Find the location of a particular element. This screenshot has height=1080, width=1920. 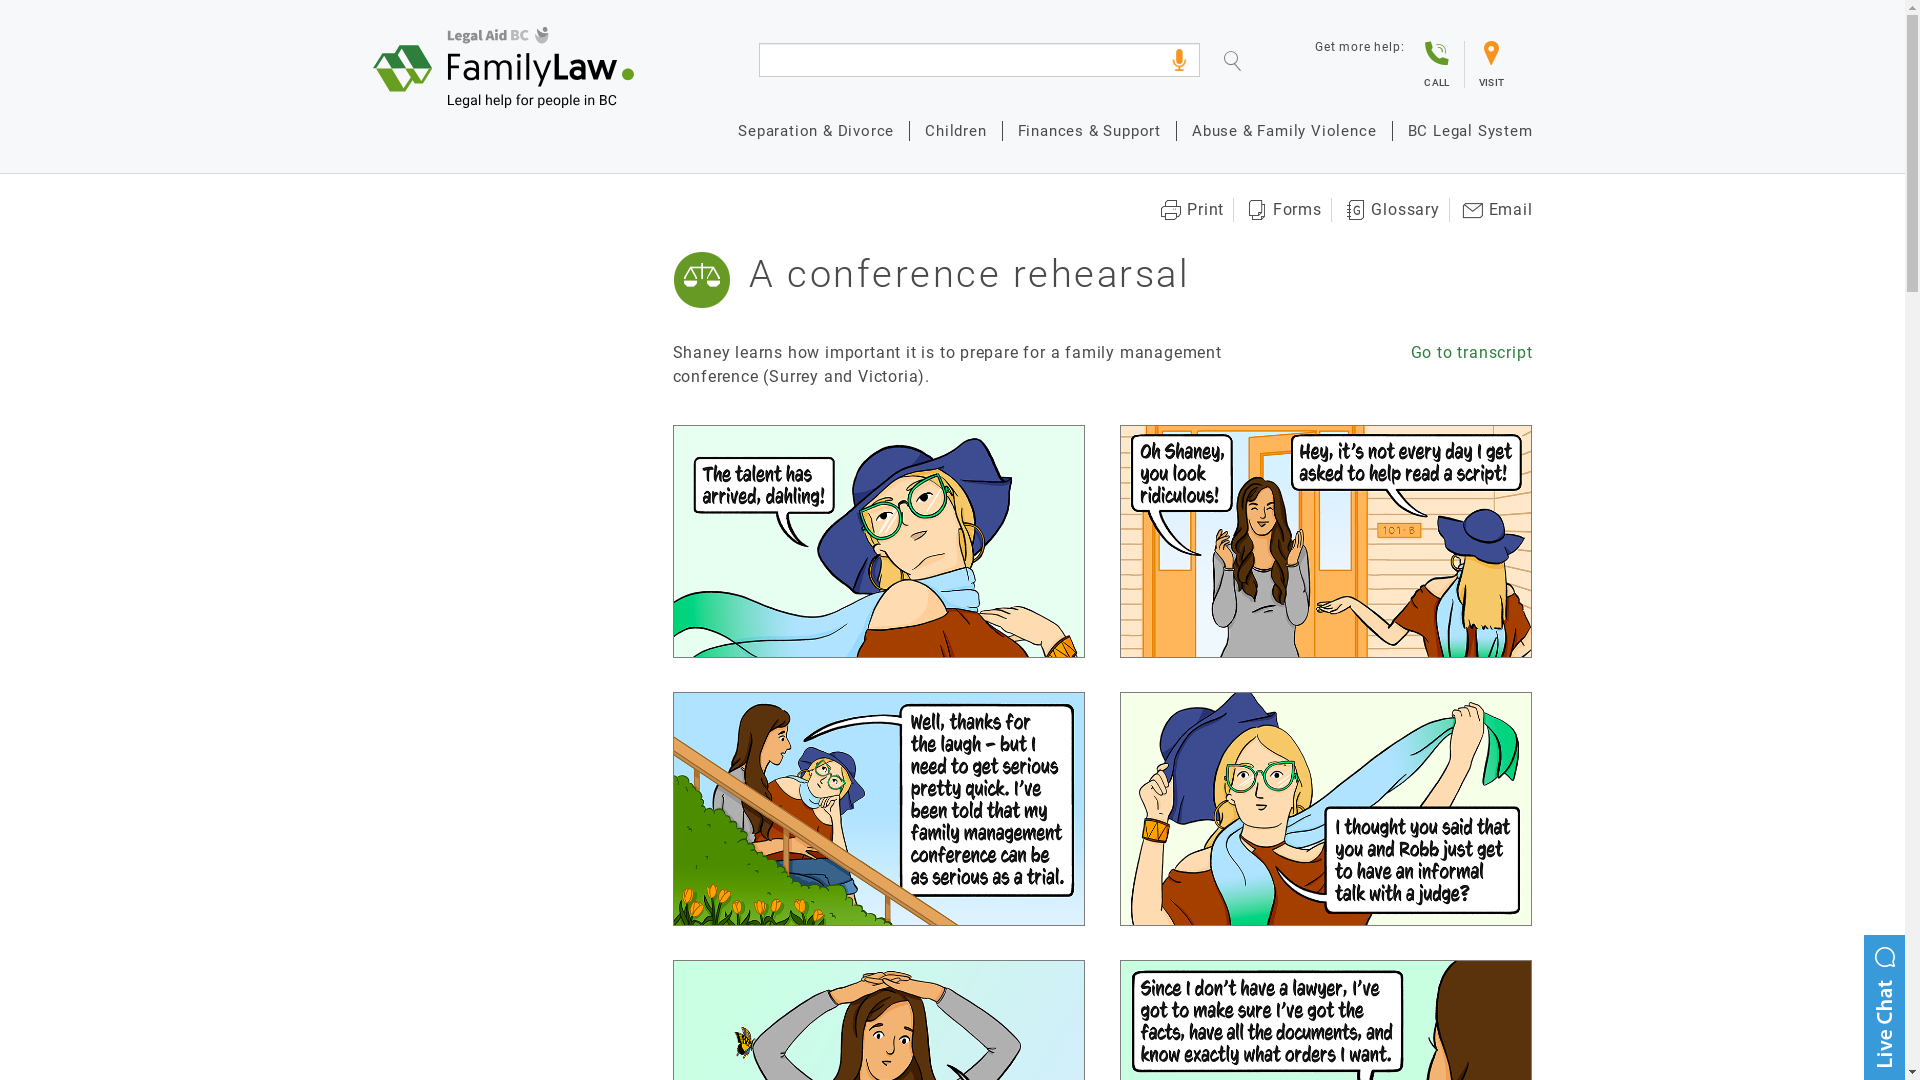

'Go to transcript' is located at coordinates (1472, 351).